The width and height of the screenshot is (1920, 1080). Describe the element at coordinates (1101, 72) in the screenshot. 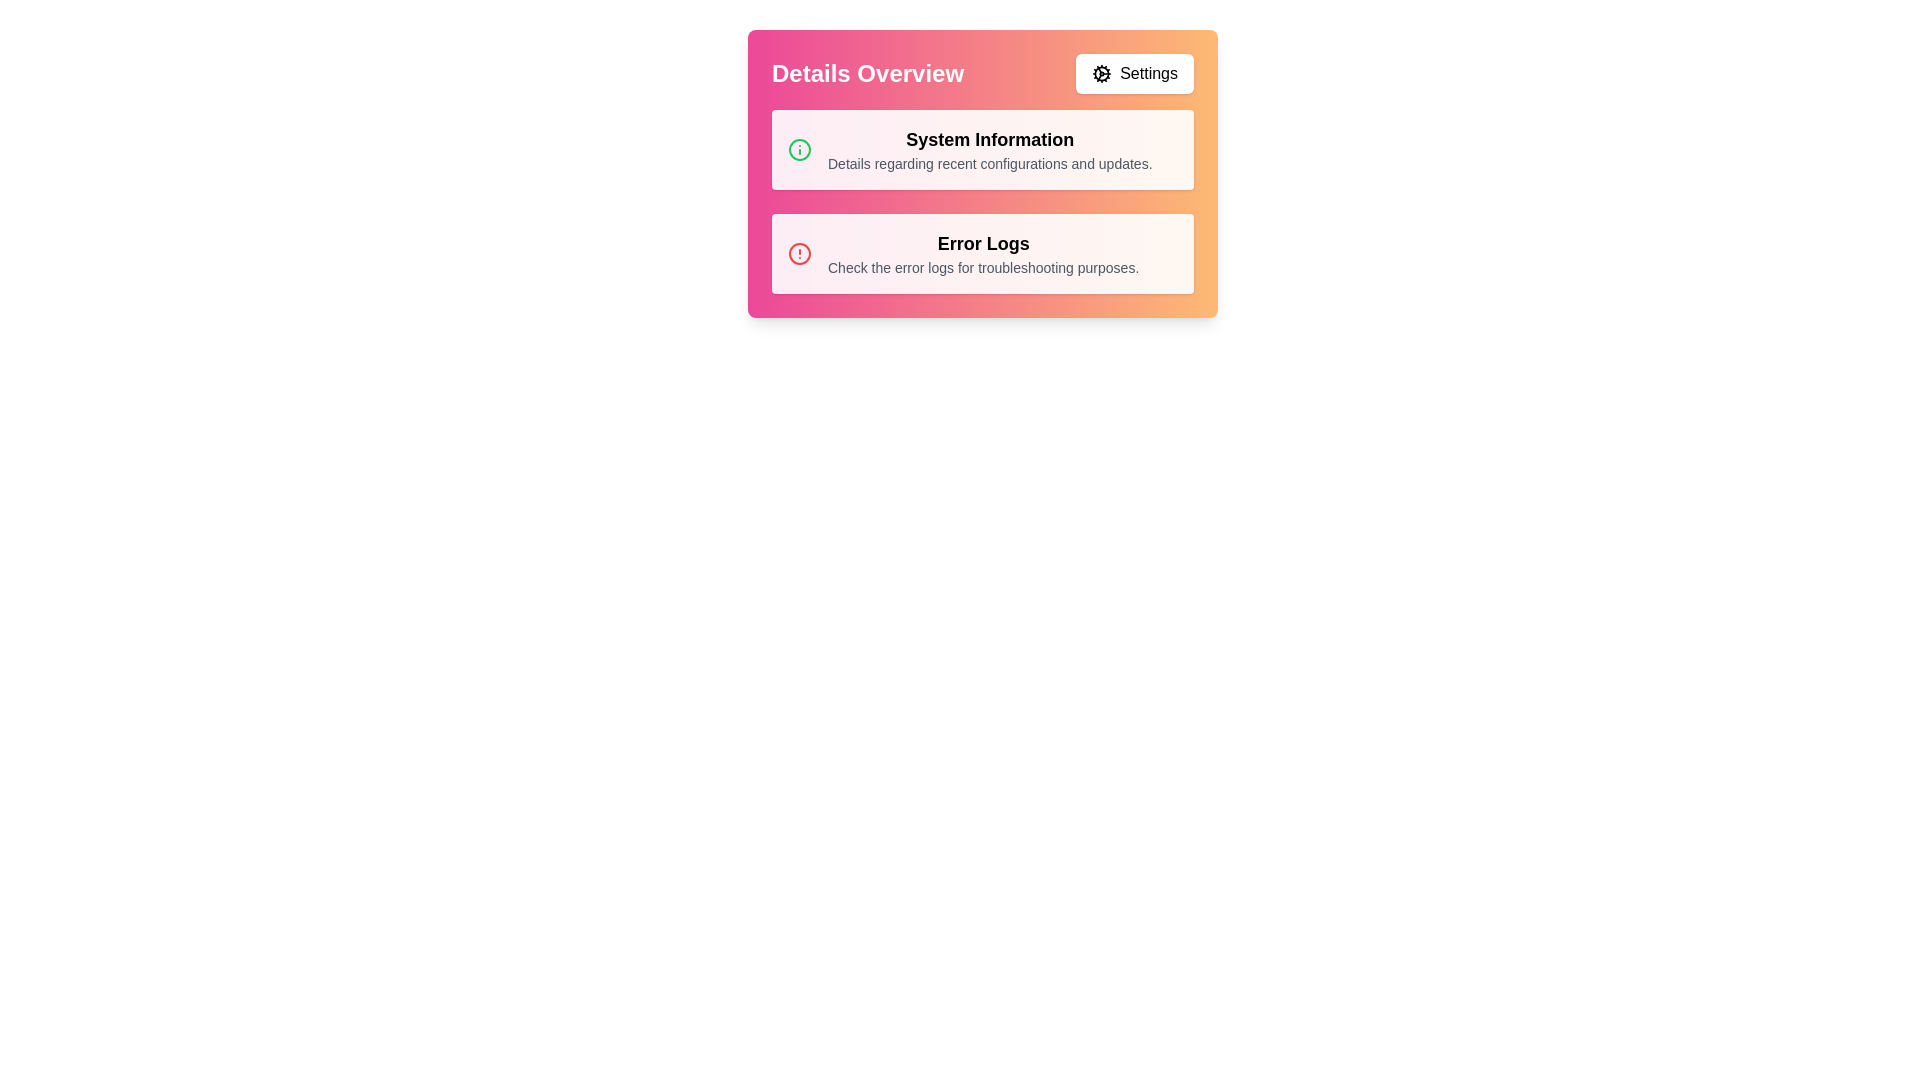

I see `the central circular shape within the gear icon located in the settings button on the upper right of the 'Details Overview' card` at that location.